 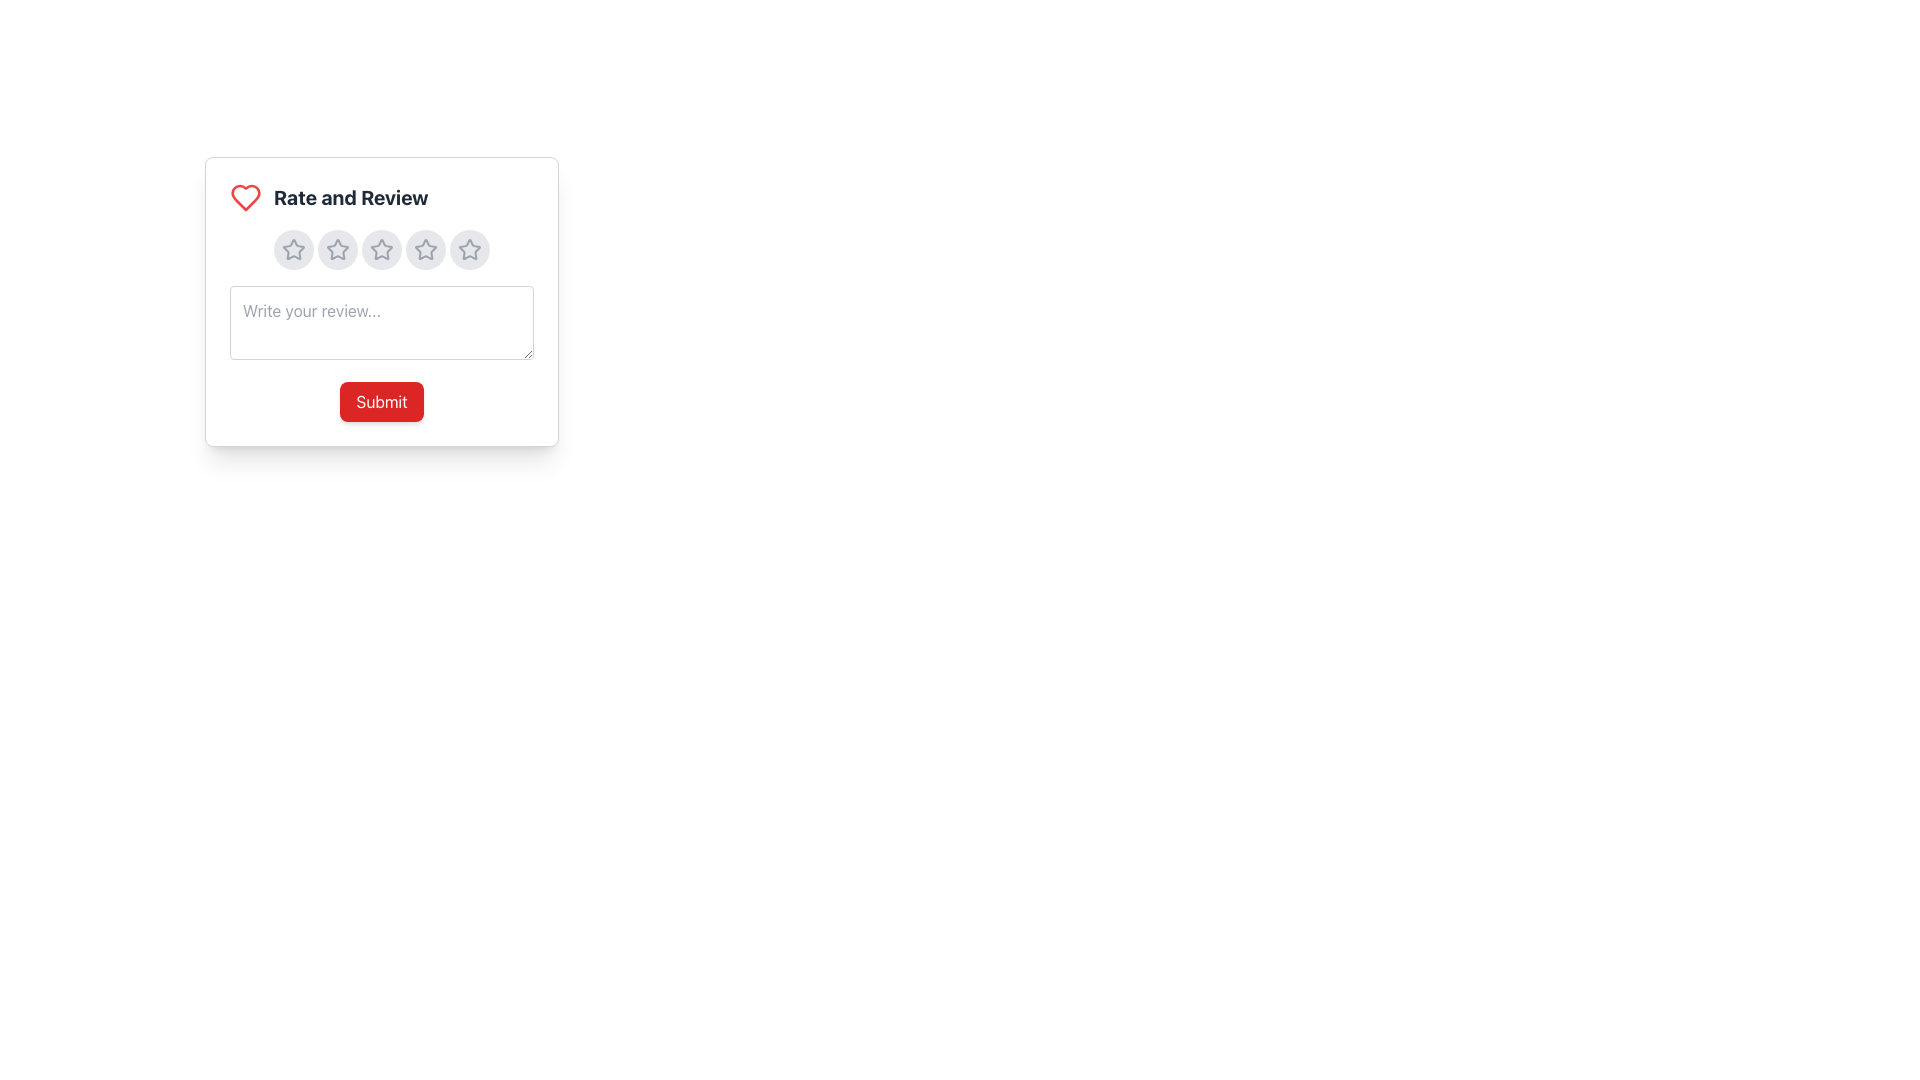 I want to click on the fourth star button in the rating panel, so click(x=425, y=249).